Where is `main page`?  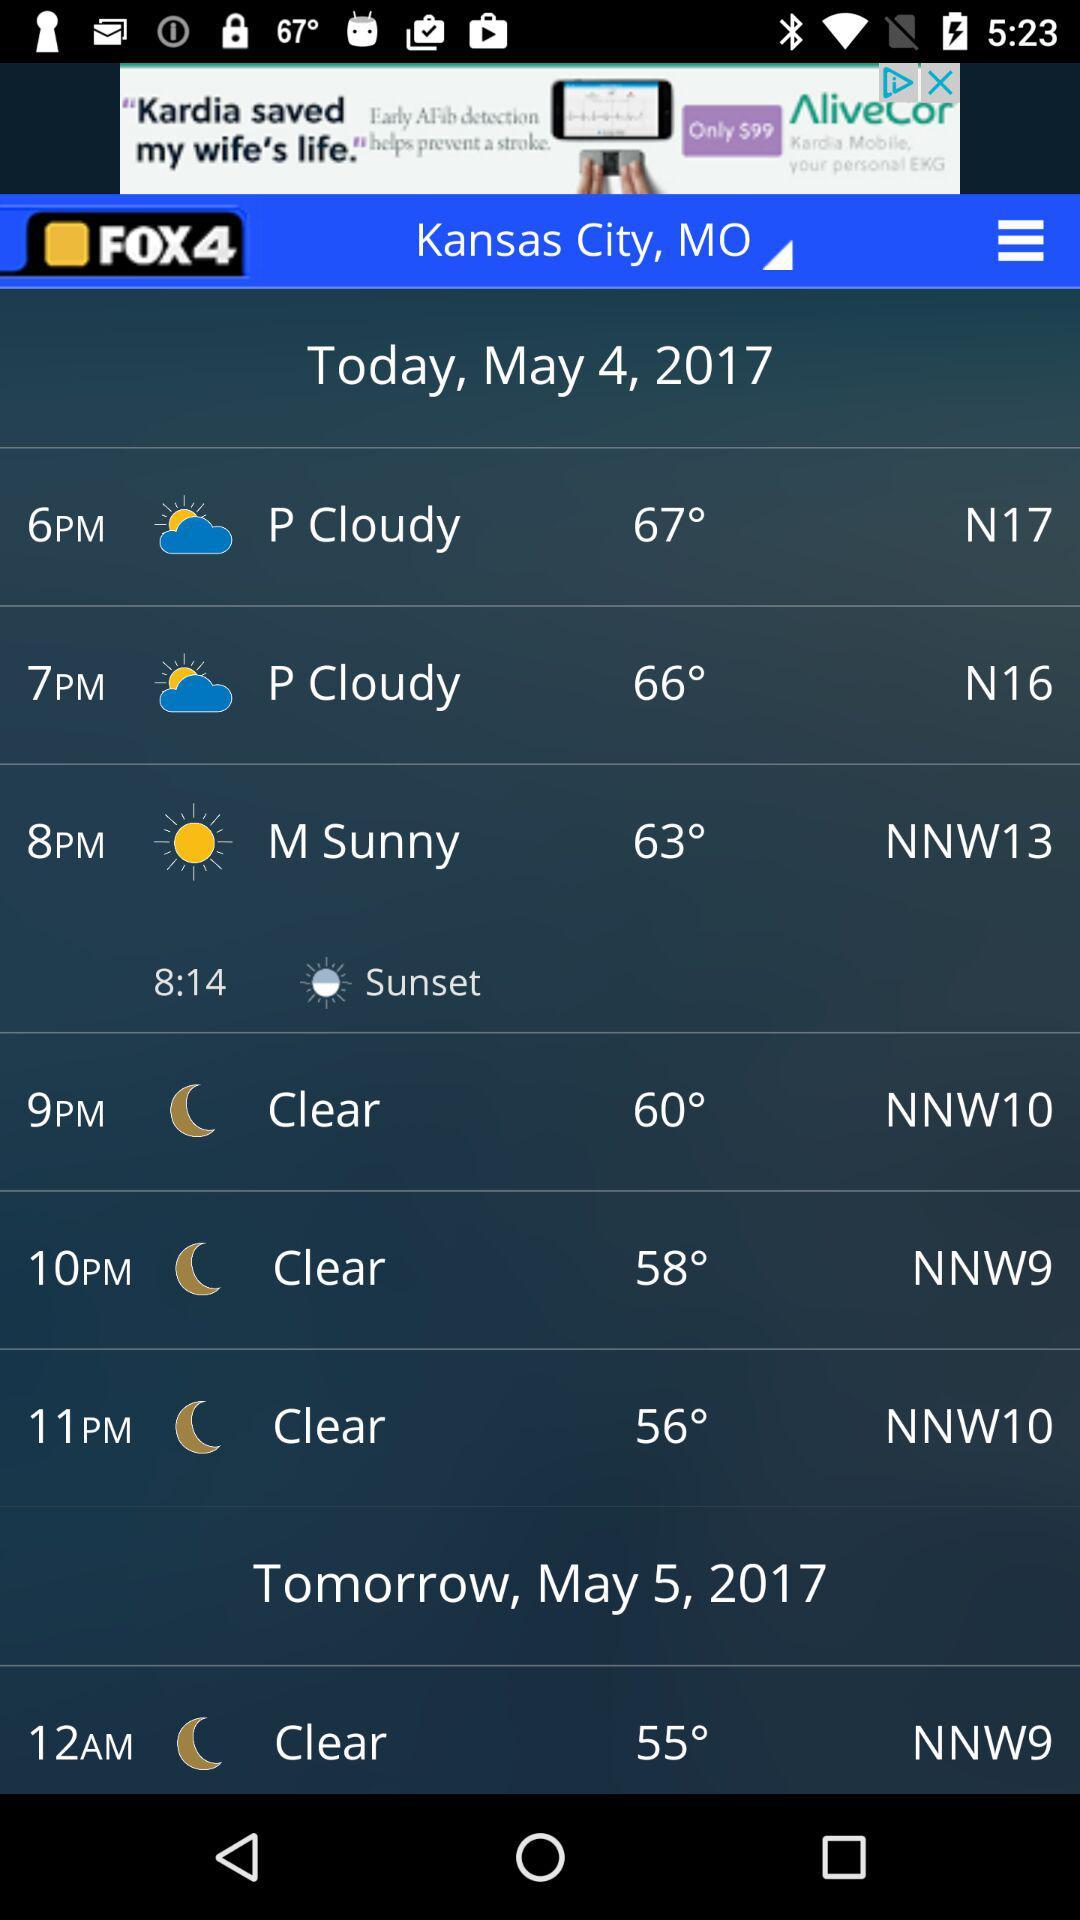 main page is located at coordinates (131, 240).